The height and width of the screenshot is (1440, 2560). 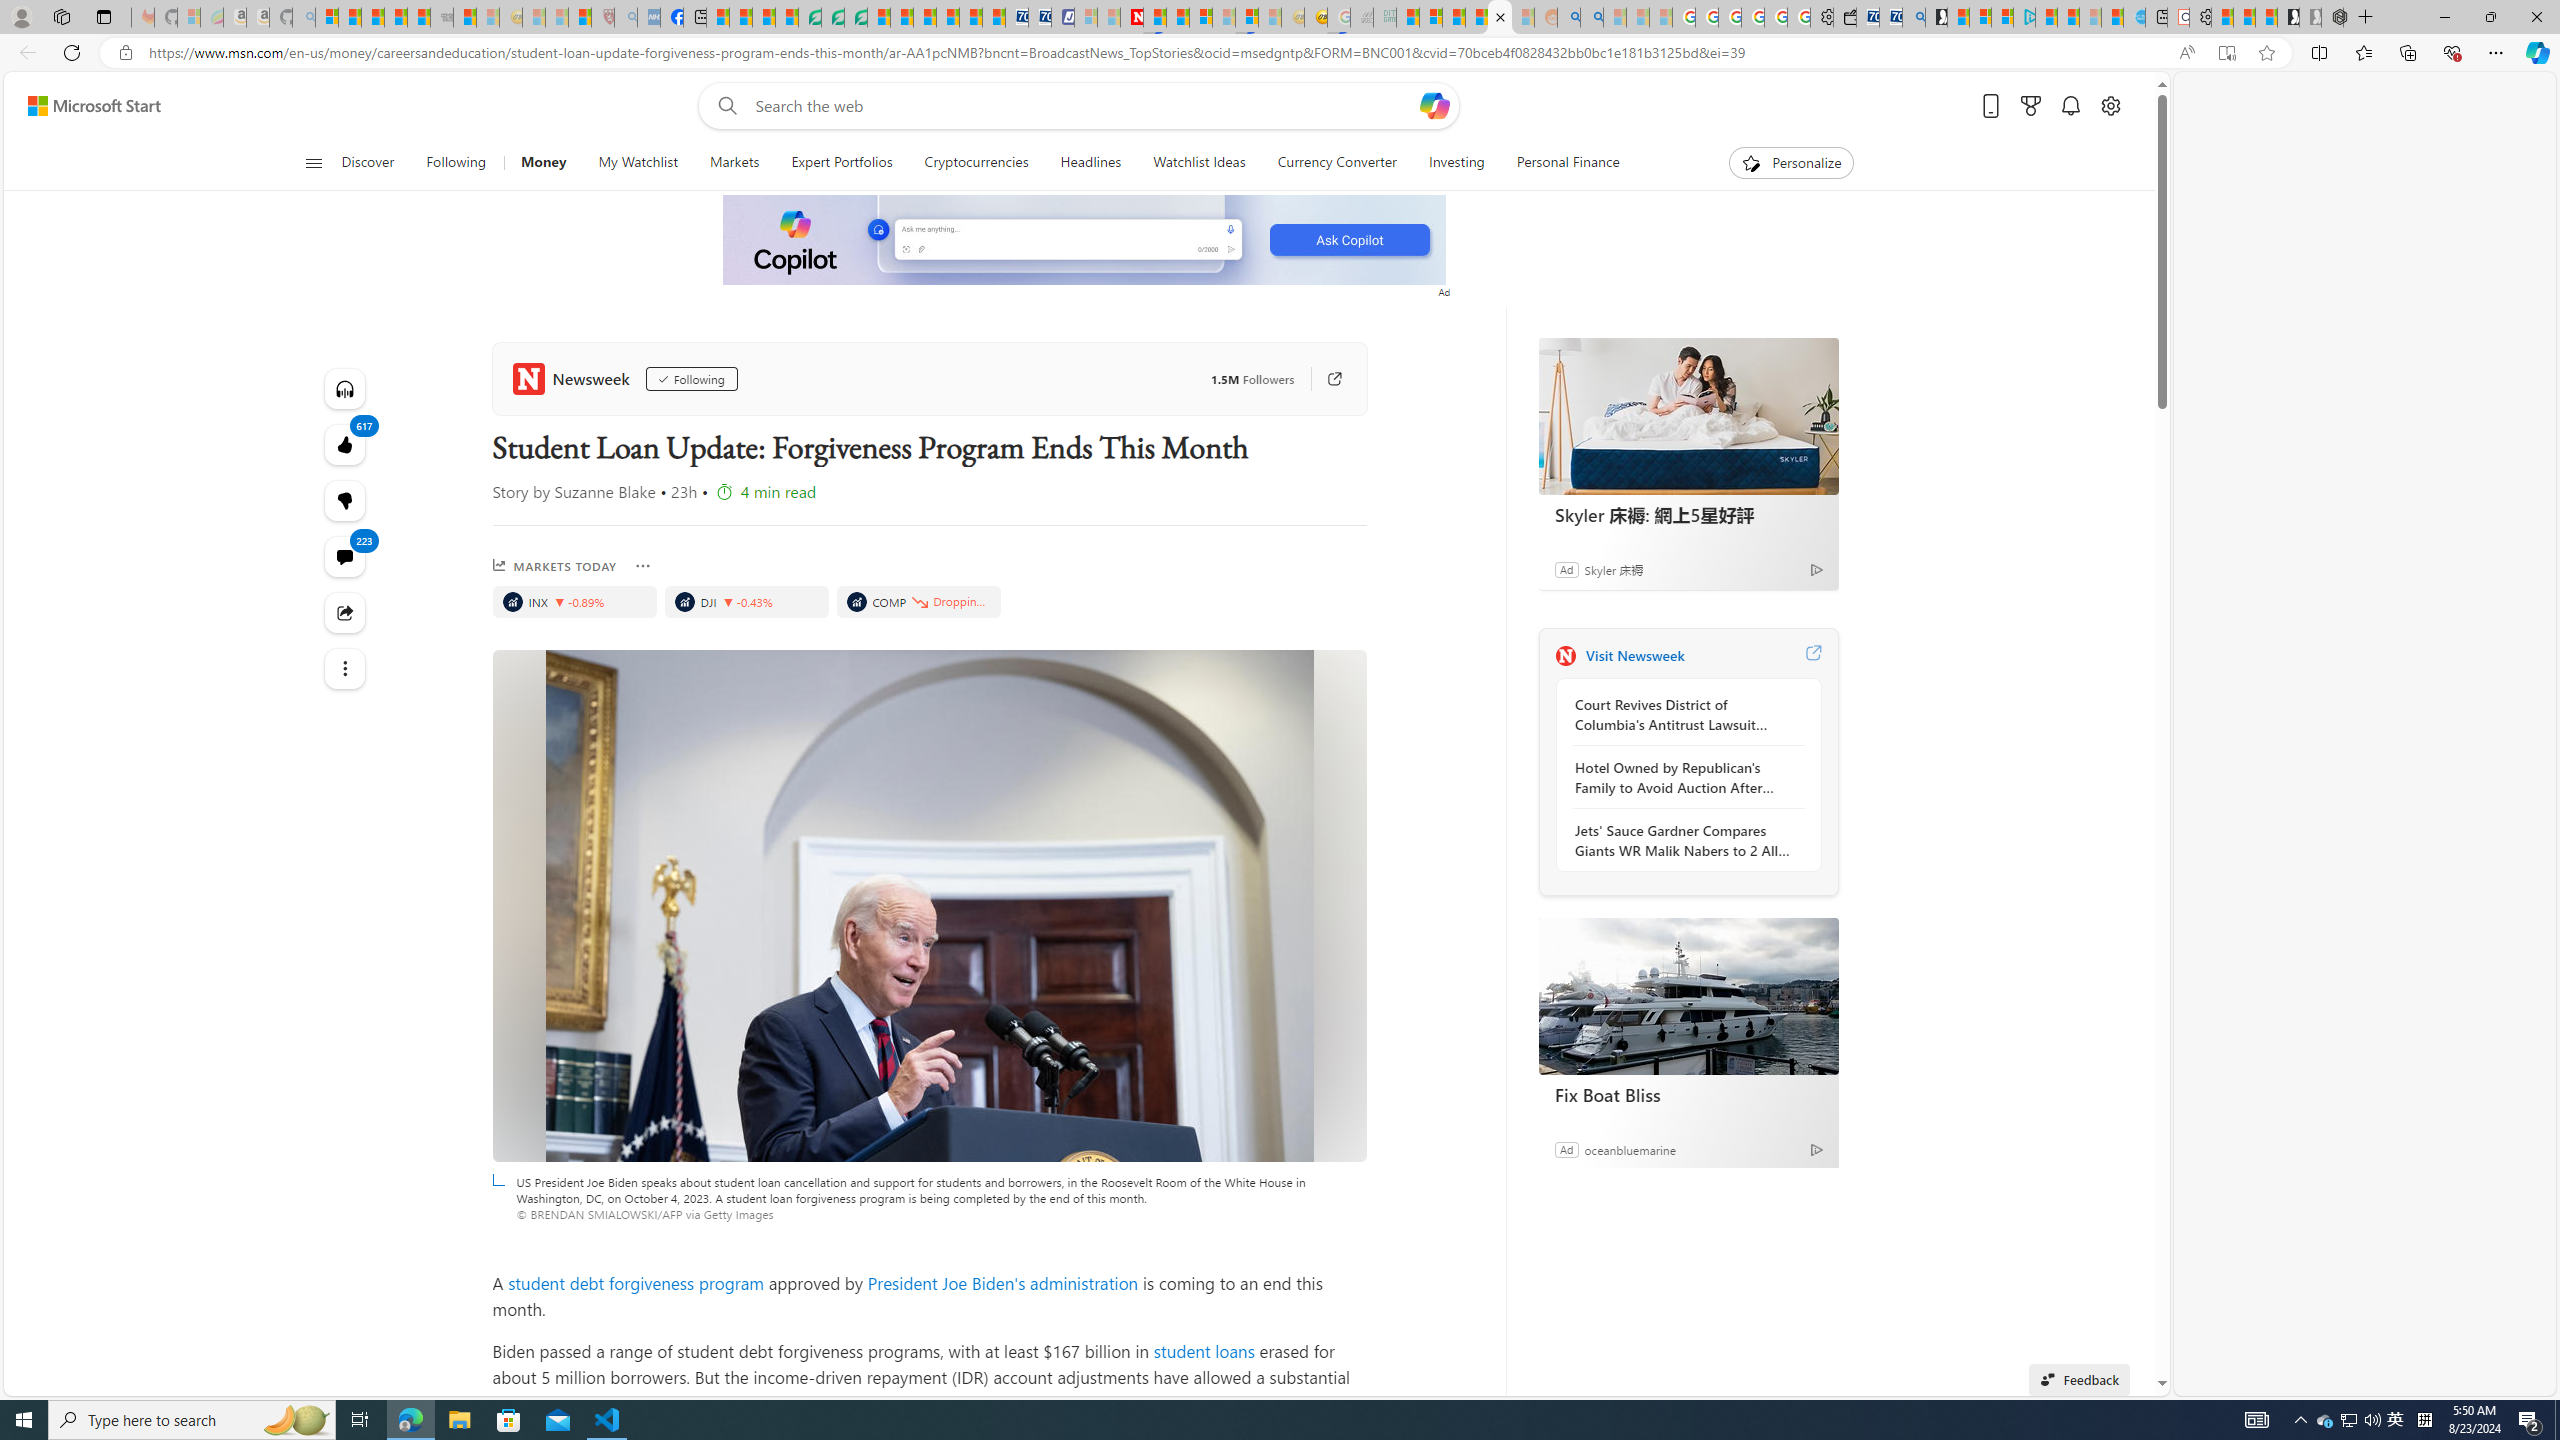 I want to click on 'MSNBC - MSN', so click(x=1407, y=16).